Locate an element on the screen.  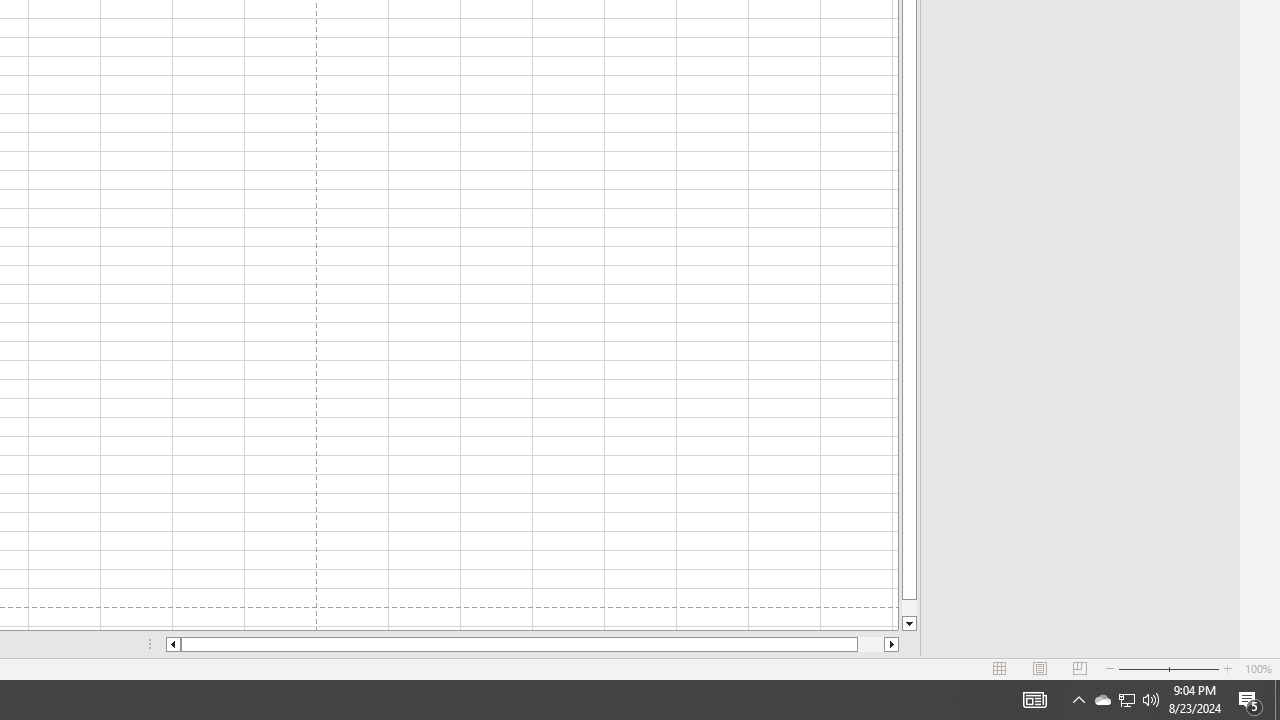
'Normal' is located at coordinates (1000, 669).